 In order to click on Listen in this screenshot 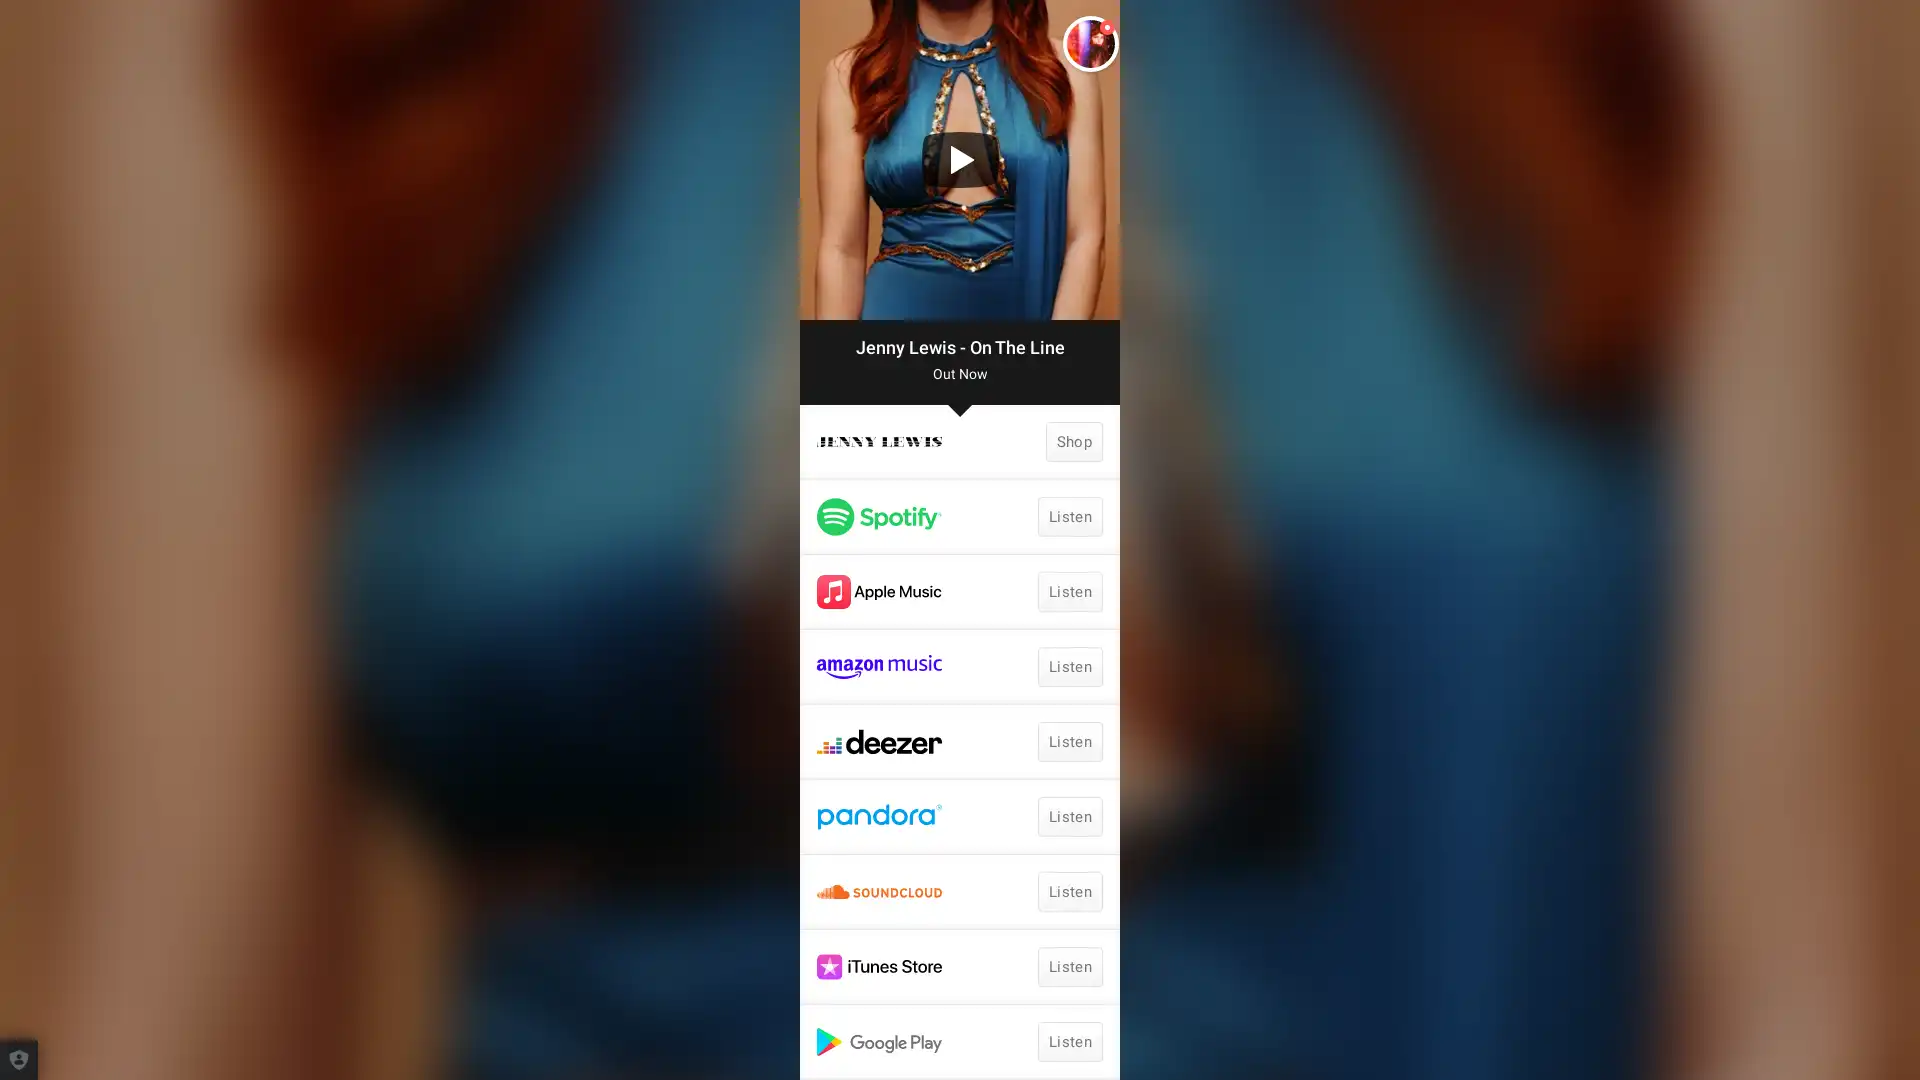, I will do `click(1069, 890)`.